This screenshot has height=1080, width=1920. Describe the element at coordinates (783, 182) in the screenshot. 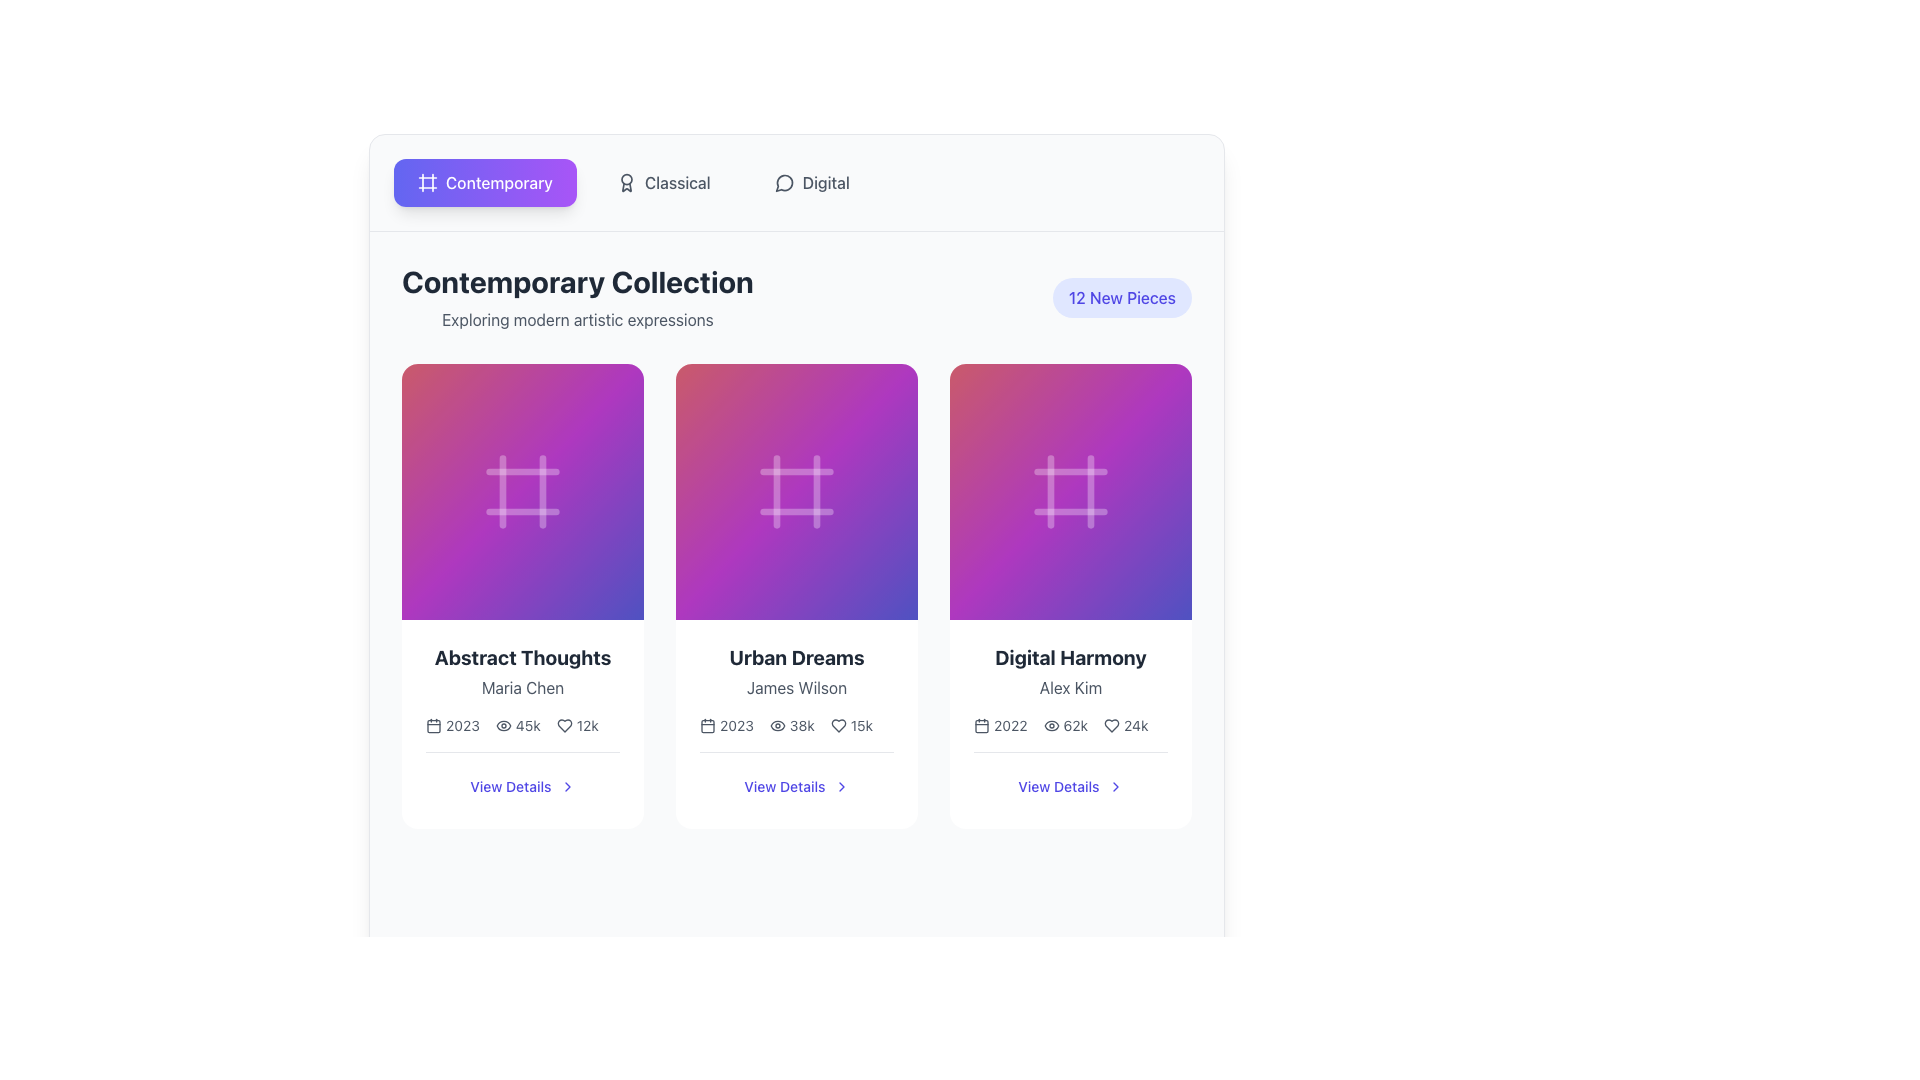

I see `the speech bubble icon located in the horizontal navigation bar to the left of the 'Digital' label` at that location.